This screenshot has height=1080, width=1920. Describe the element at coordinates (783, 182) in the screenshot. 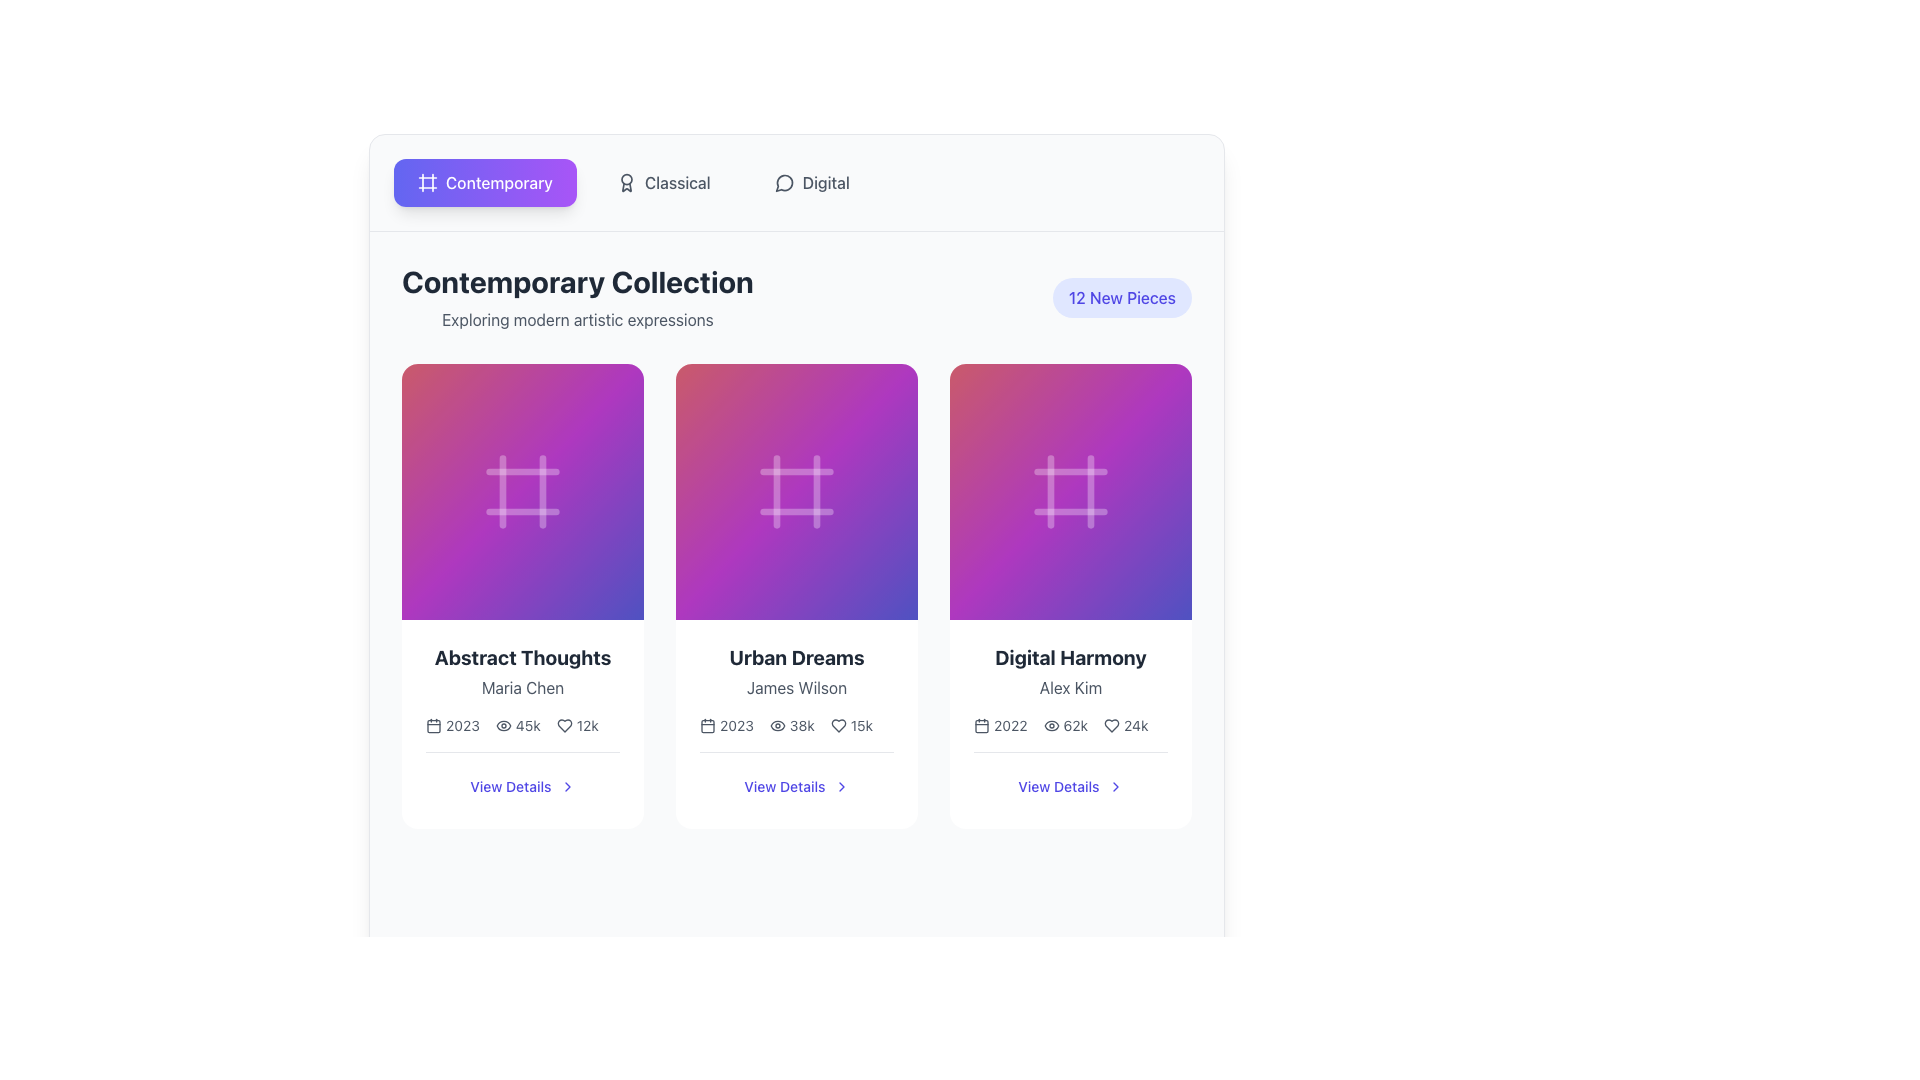

I see `the speech bubble icon located in the horizontal navigation bar to the left of the 'Digital' label` at that location.